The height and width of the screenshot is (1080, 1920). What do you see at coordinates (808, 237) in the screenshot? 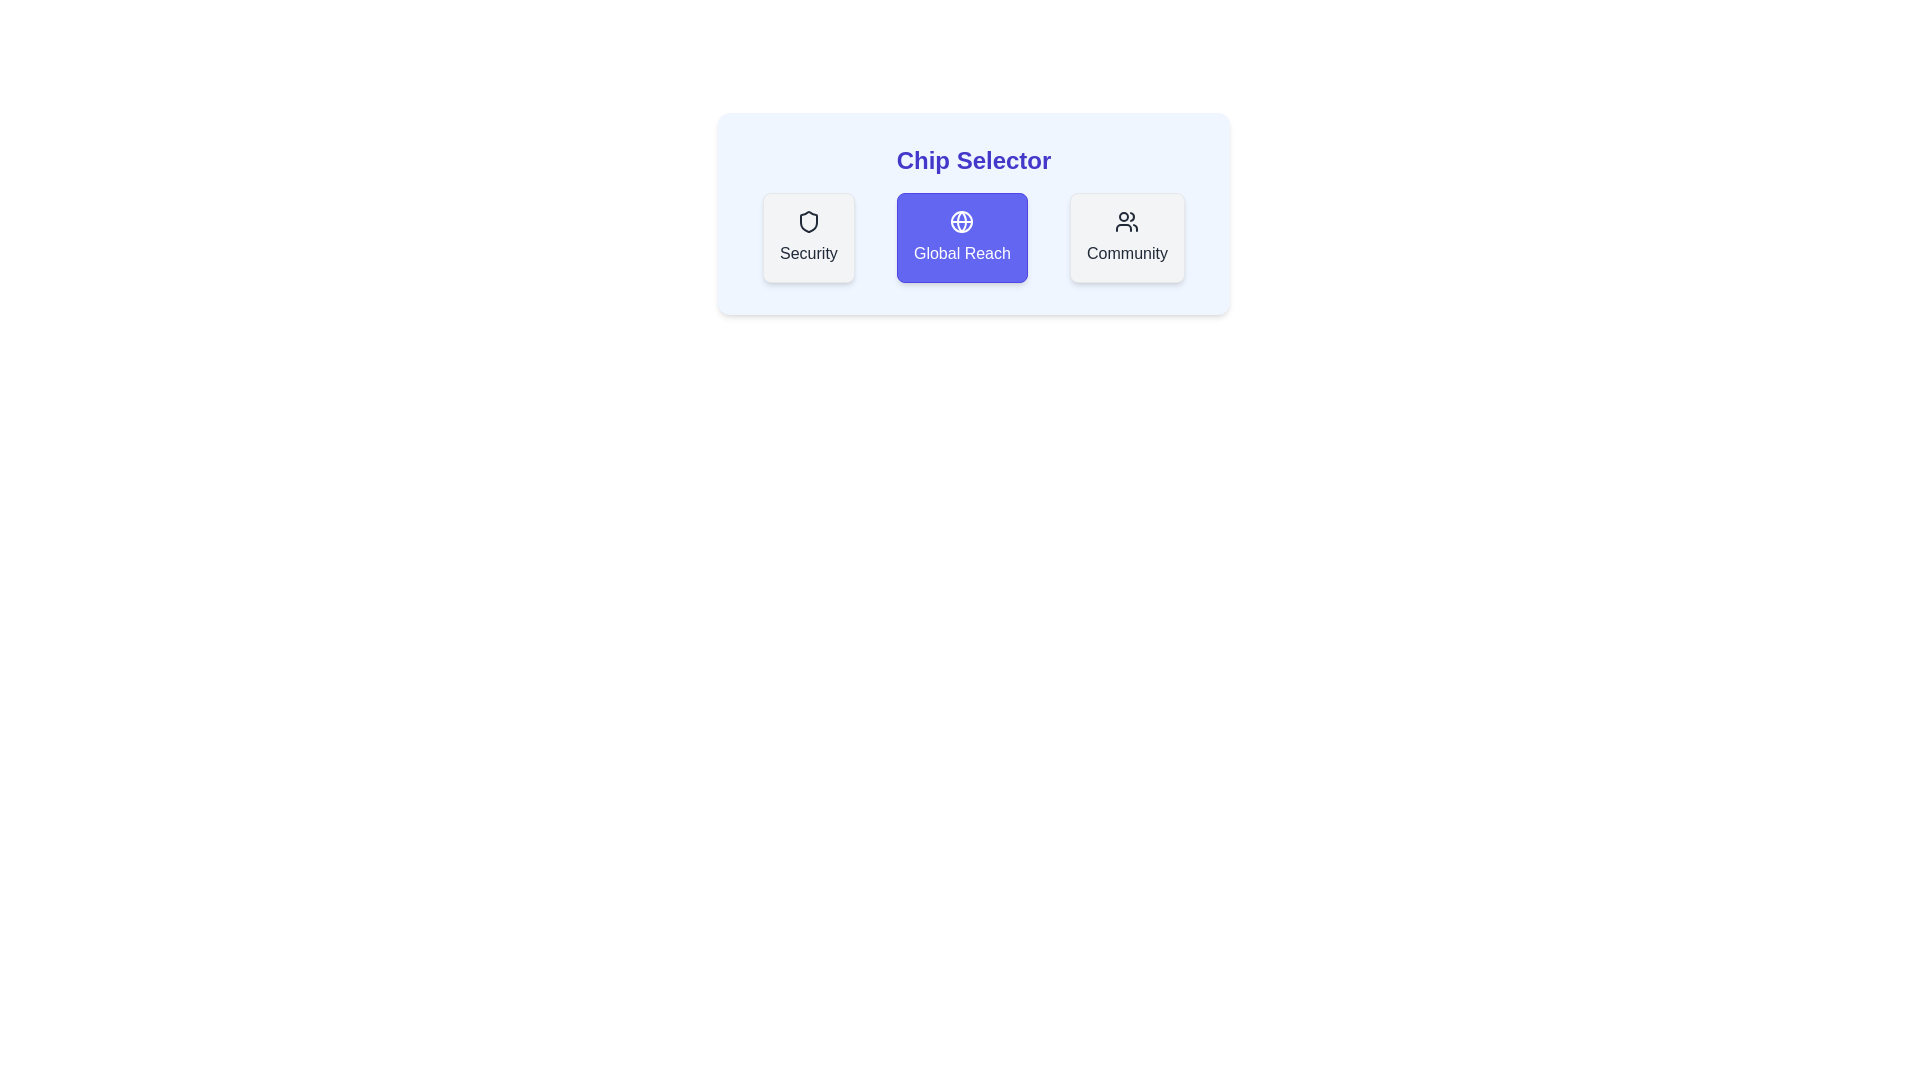
I see `the chip labeled Security` at bounding box center [808, 237].